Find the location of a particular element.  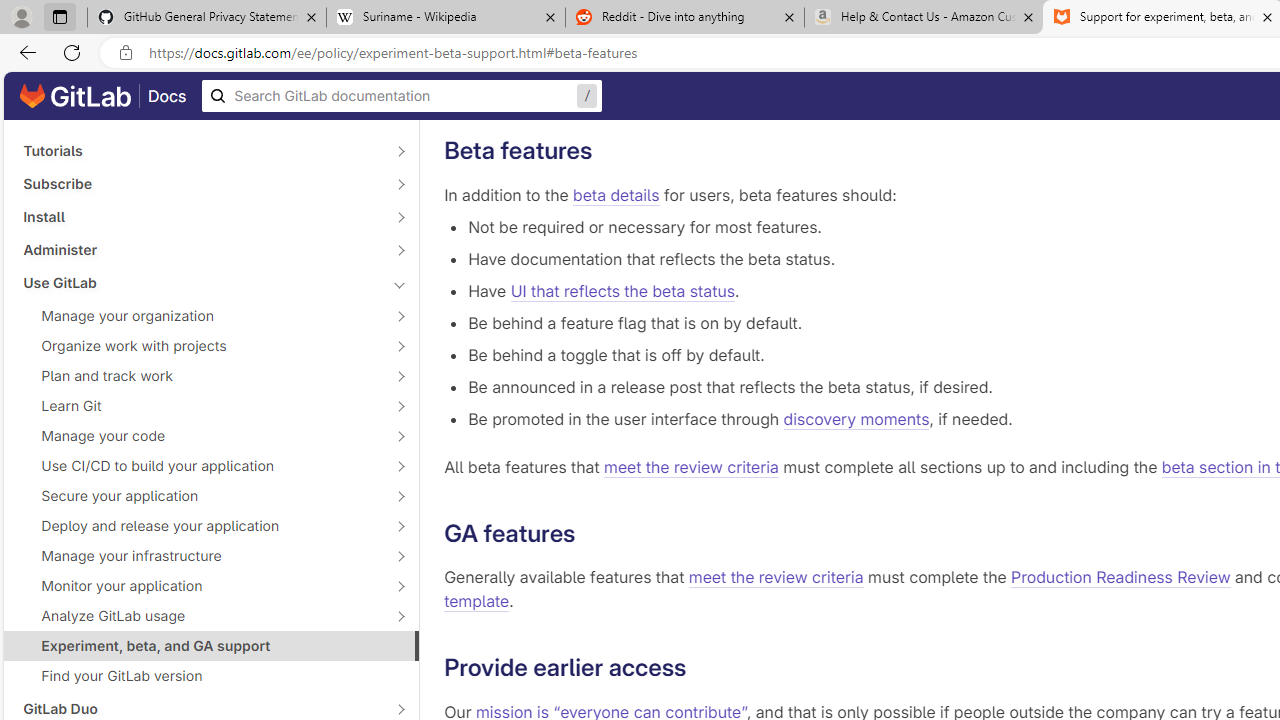

'Help & Contact Us - Amazon Customer Service - Sleeping' is located at coordinates (923, 17).